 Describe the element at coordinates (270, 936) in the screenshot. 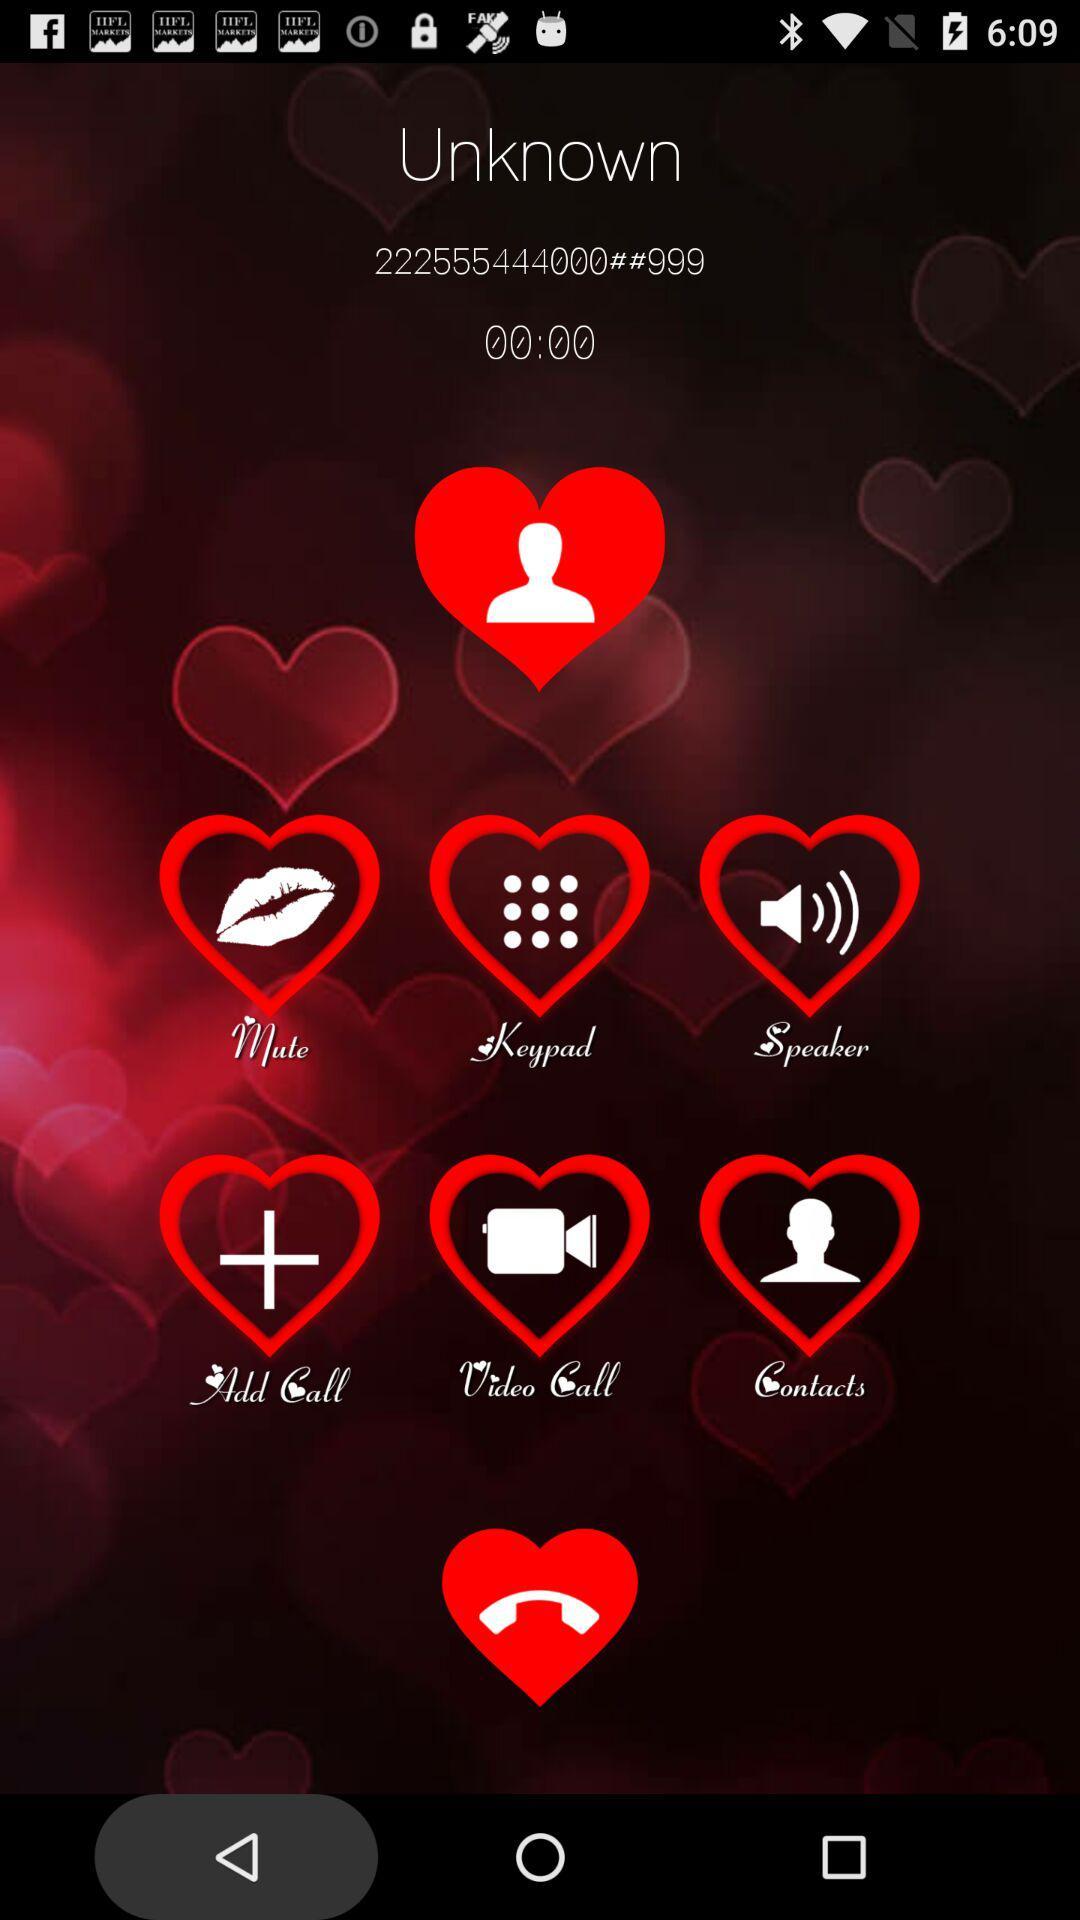

I see `mute caller` at that location.